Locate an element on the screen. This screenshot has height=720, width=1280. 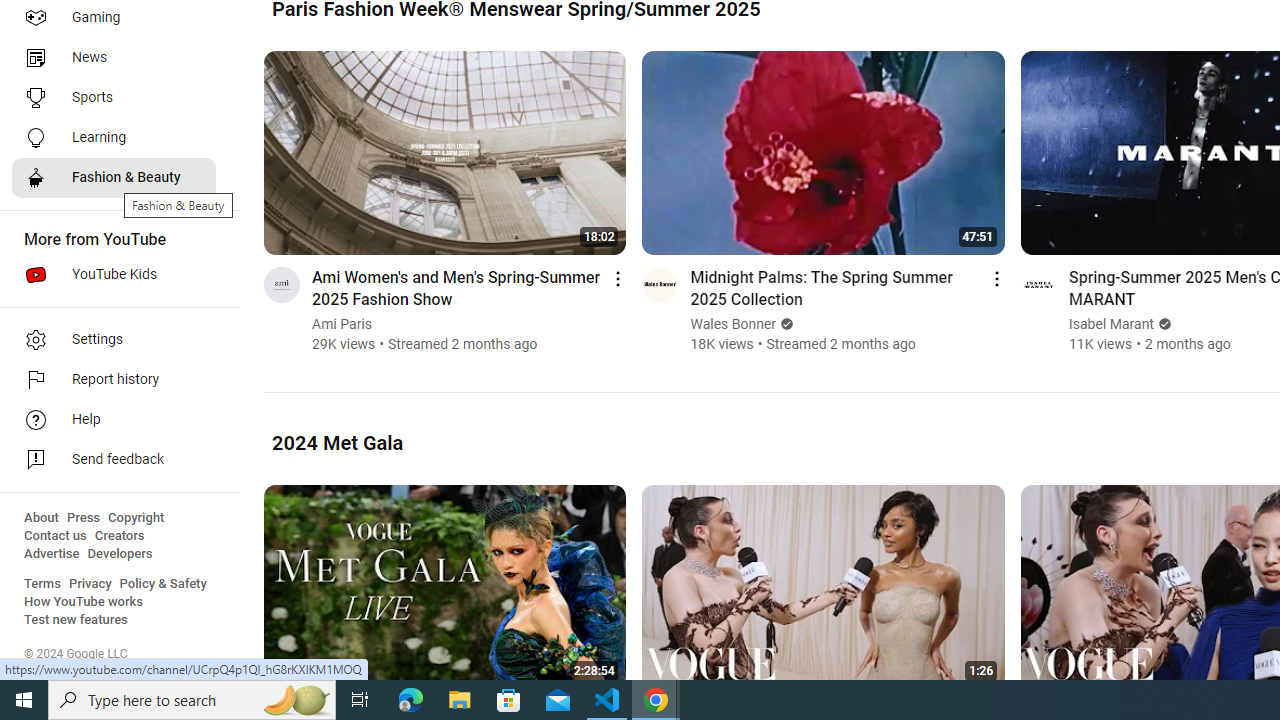
'Terms' is located at coordinates (42, 584).